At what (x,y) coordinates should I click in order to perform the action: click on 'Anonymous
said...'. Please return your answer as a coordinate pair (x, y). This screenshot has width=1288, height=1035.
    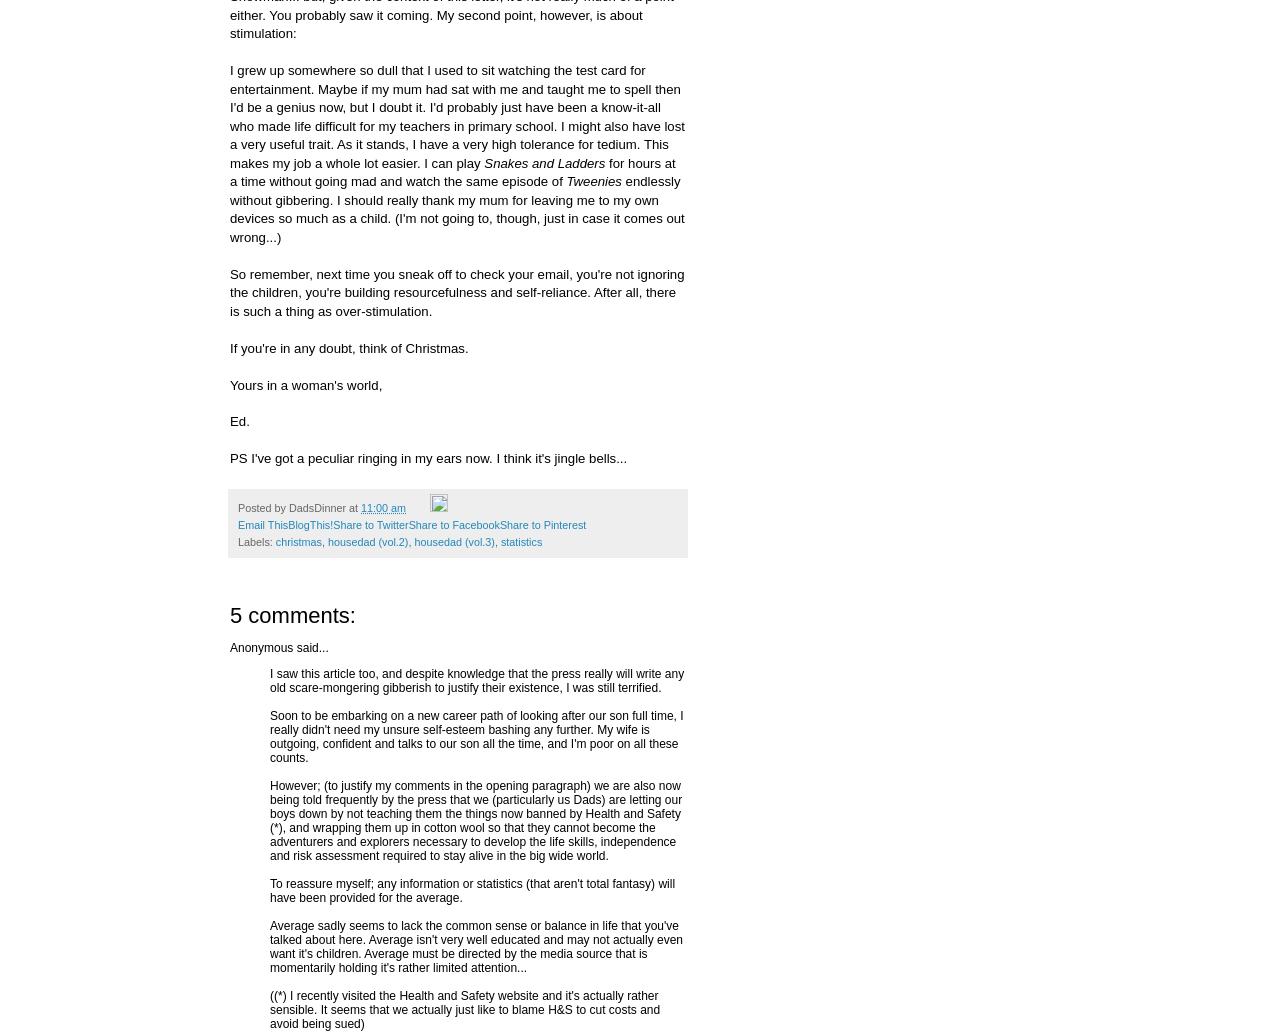
    Looking at the image, I should click on (278, 645).